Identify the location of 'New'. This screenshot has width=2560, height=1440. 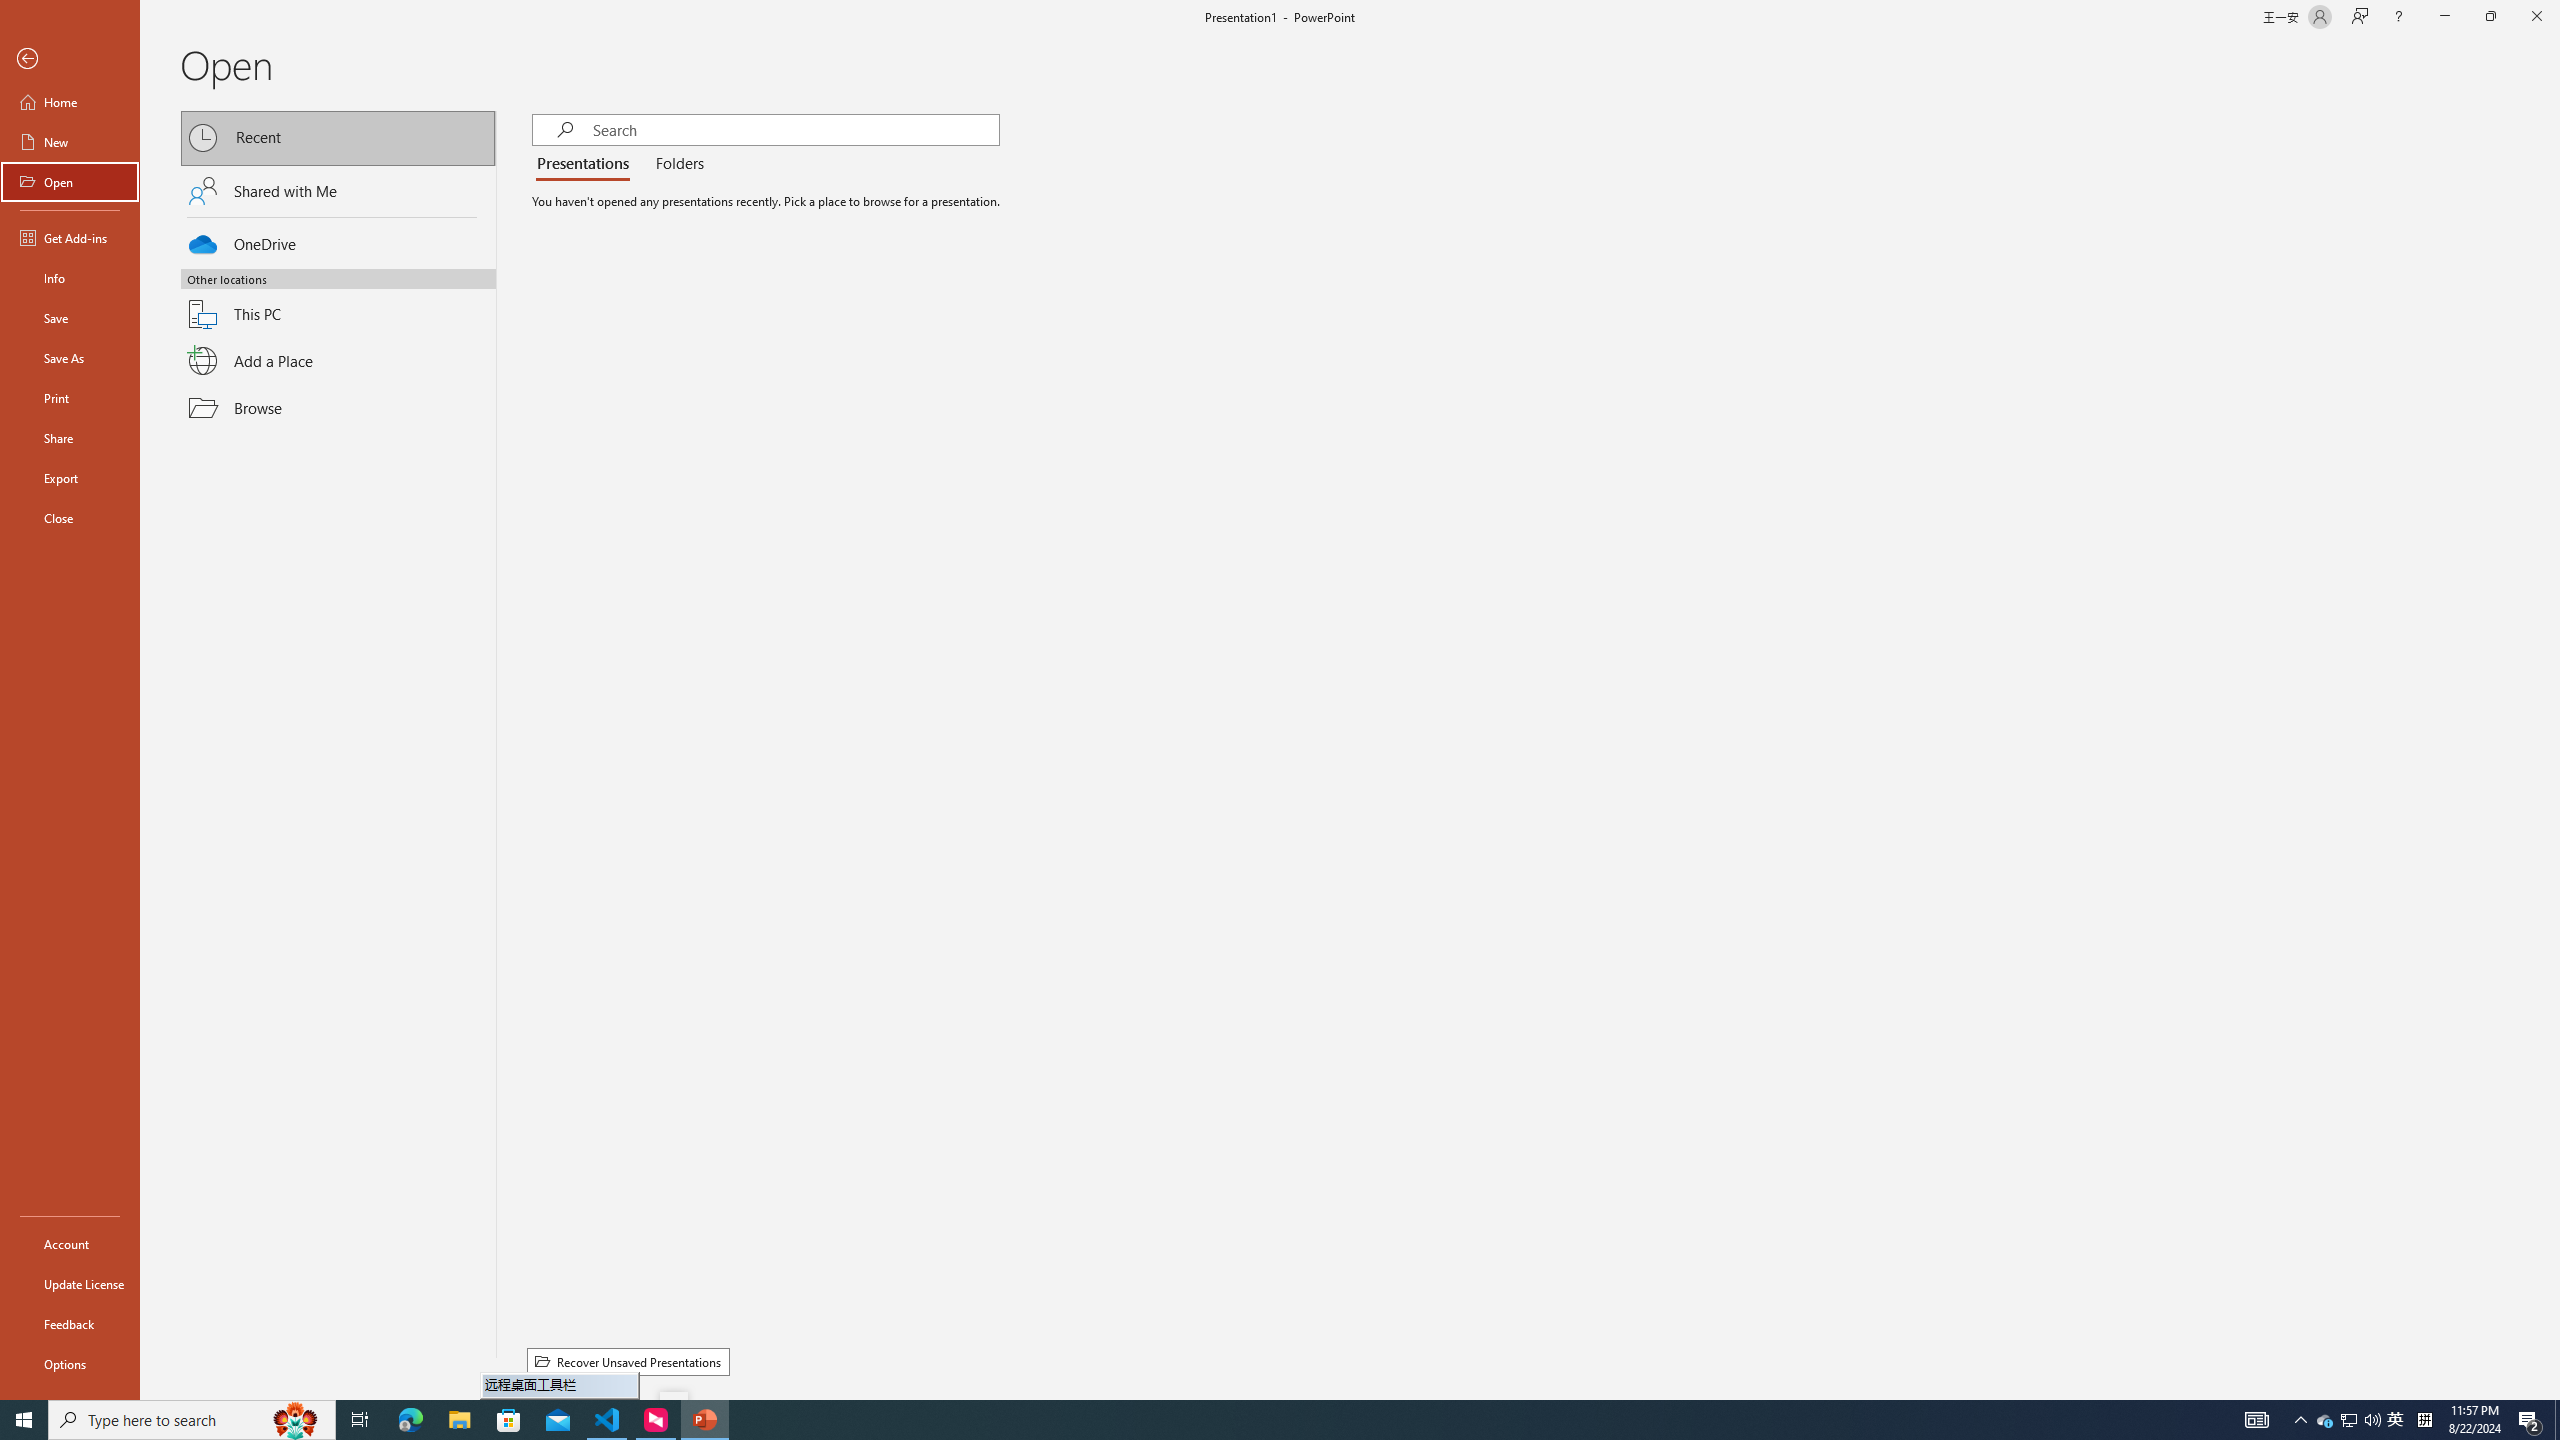
(69, 141).